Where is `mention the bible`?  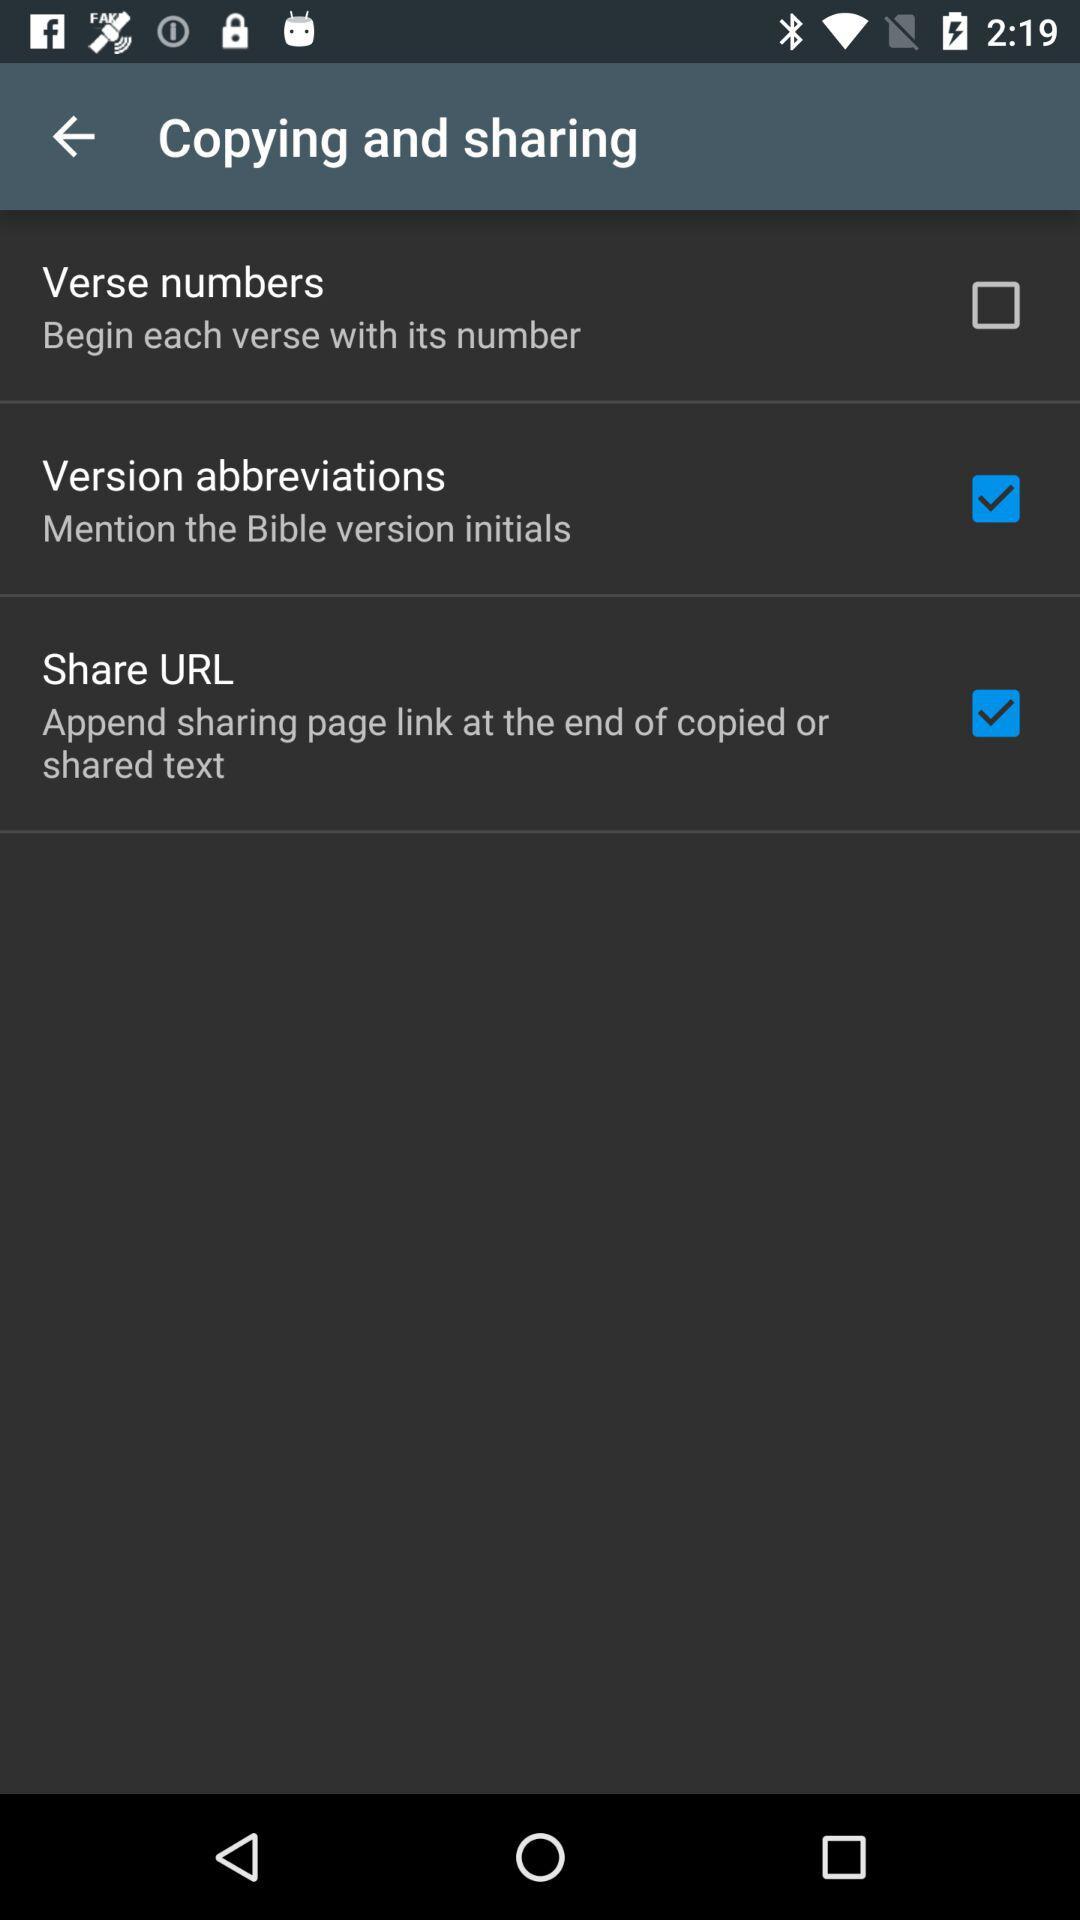
mention the bible is located at coordinates (306, 527).